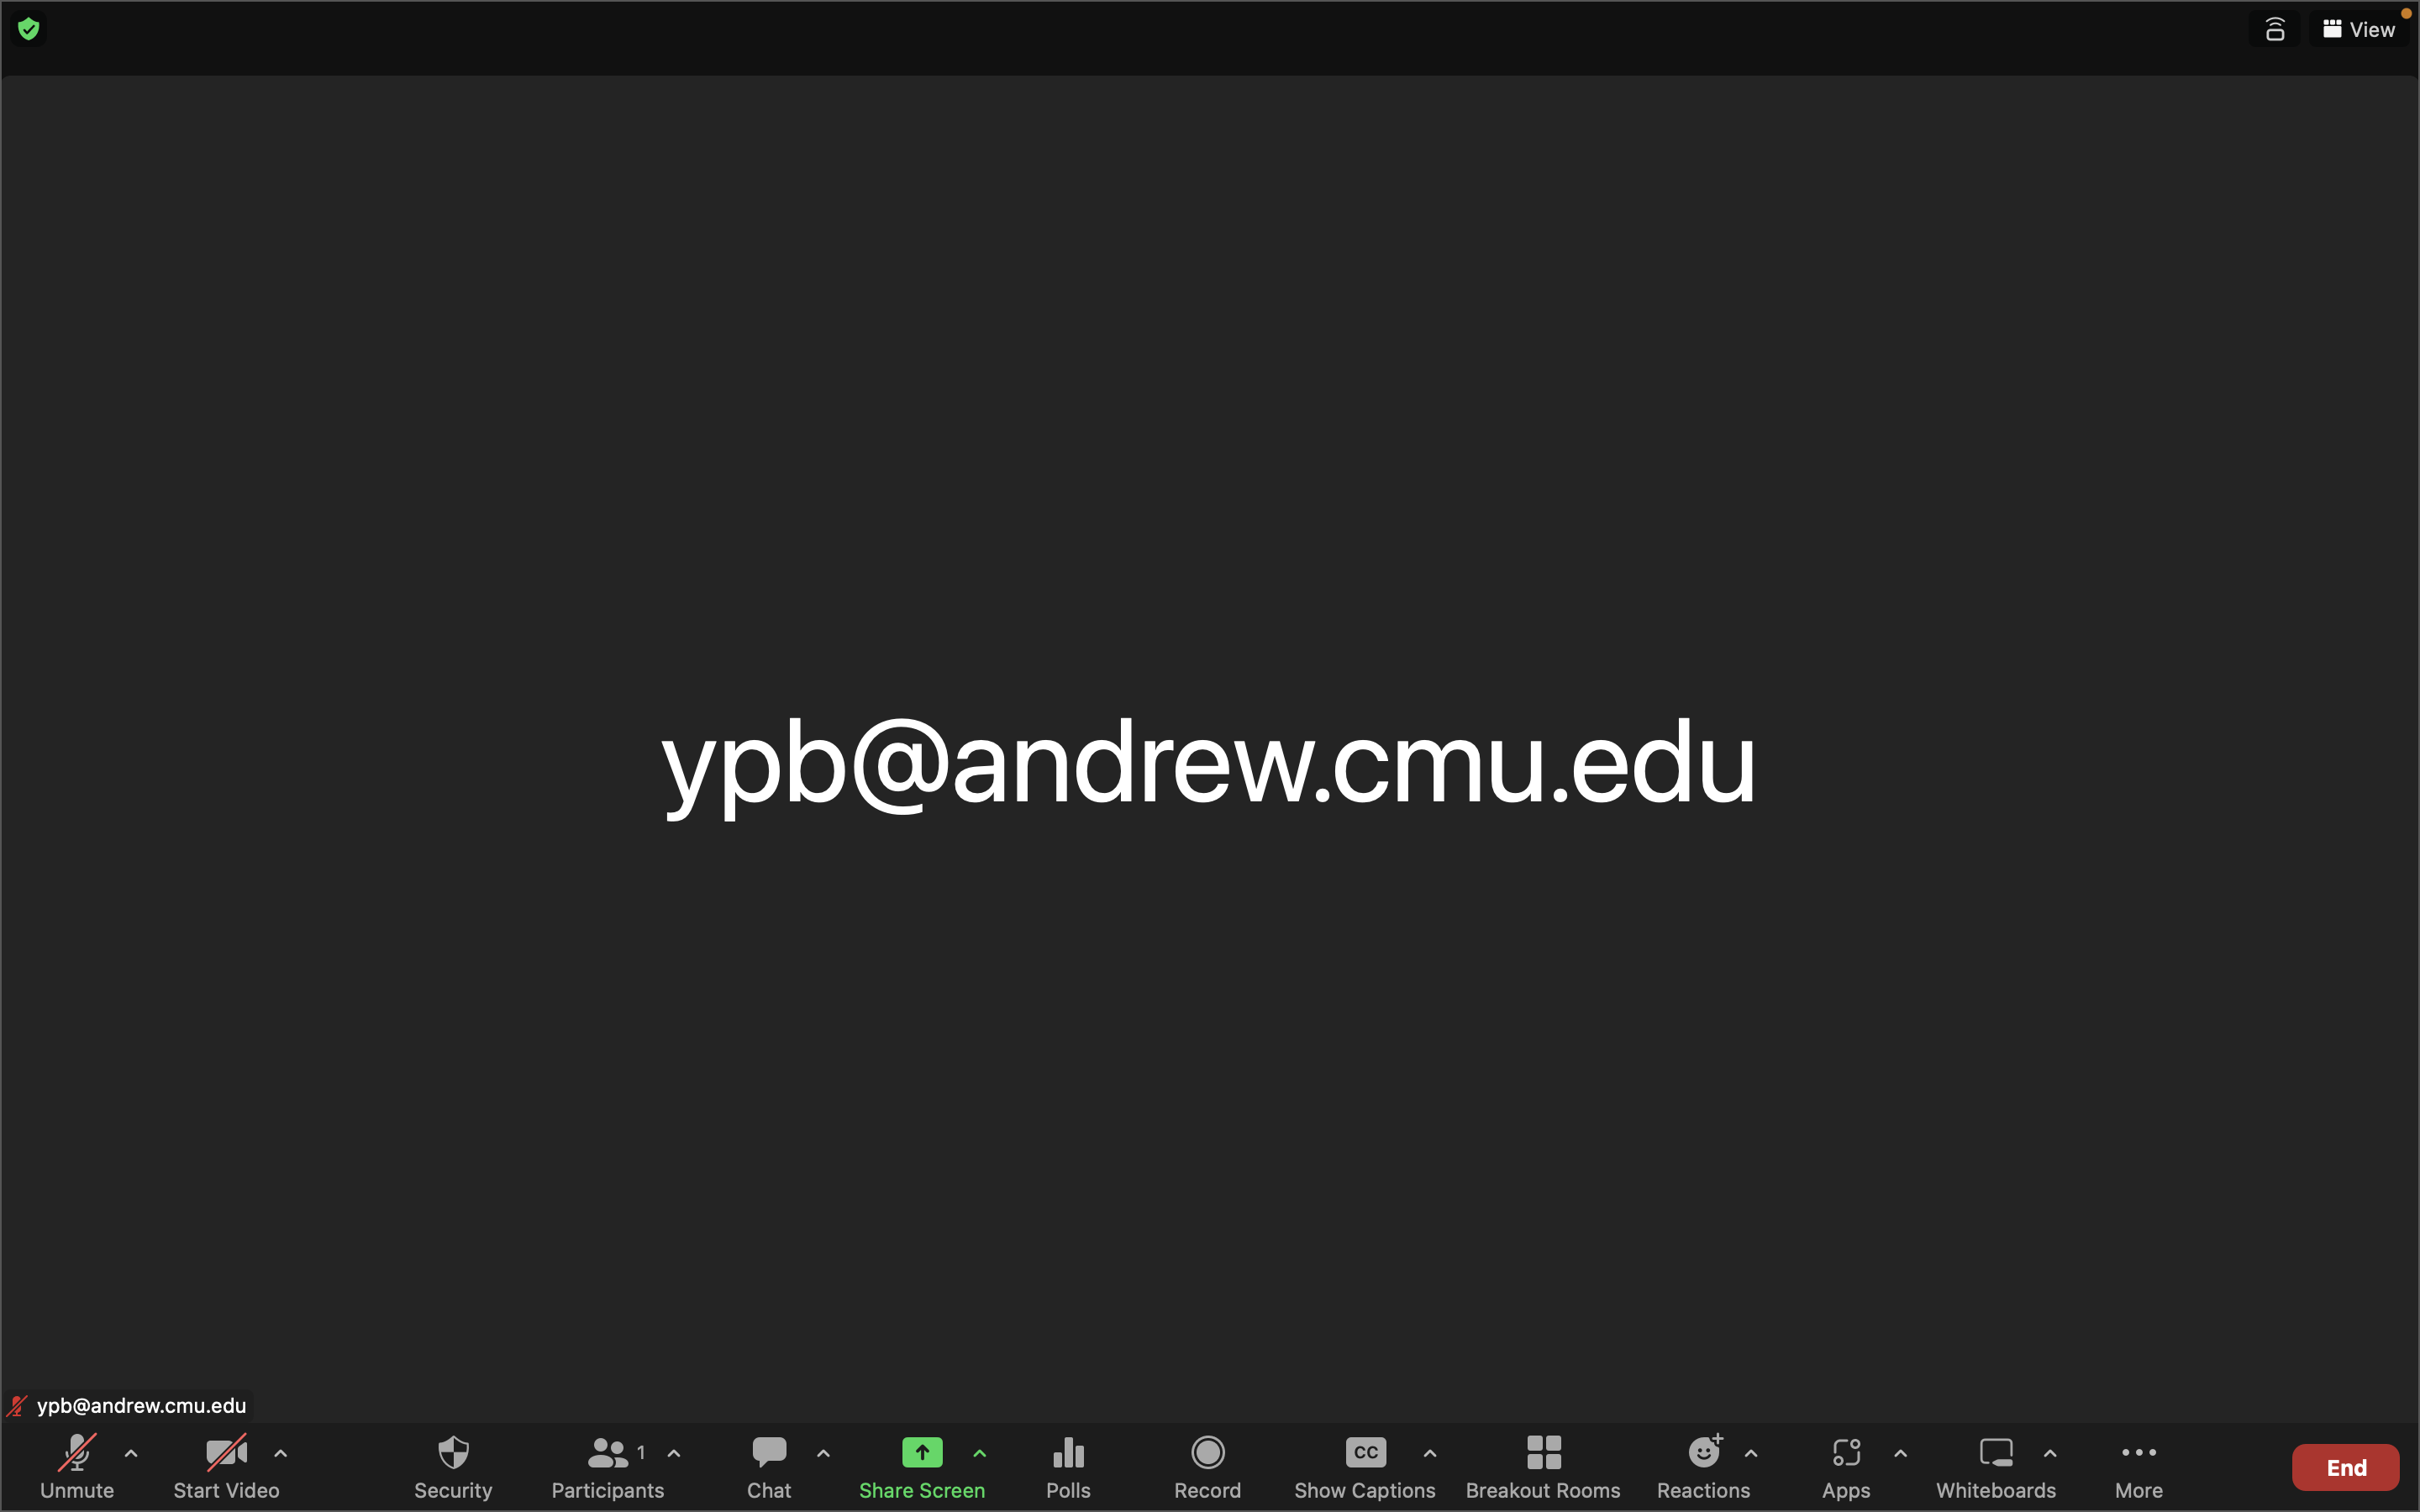 This screenshot has height=1512, width=2420. Describe the element at coordinates (80, 1465) in the screenshot. I see `Switch on the audio by unmuting` at that location.